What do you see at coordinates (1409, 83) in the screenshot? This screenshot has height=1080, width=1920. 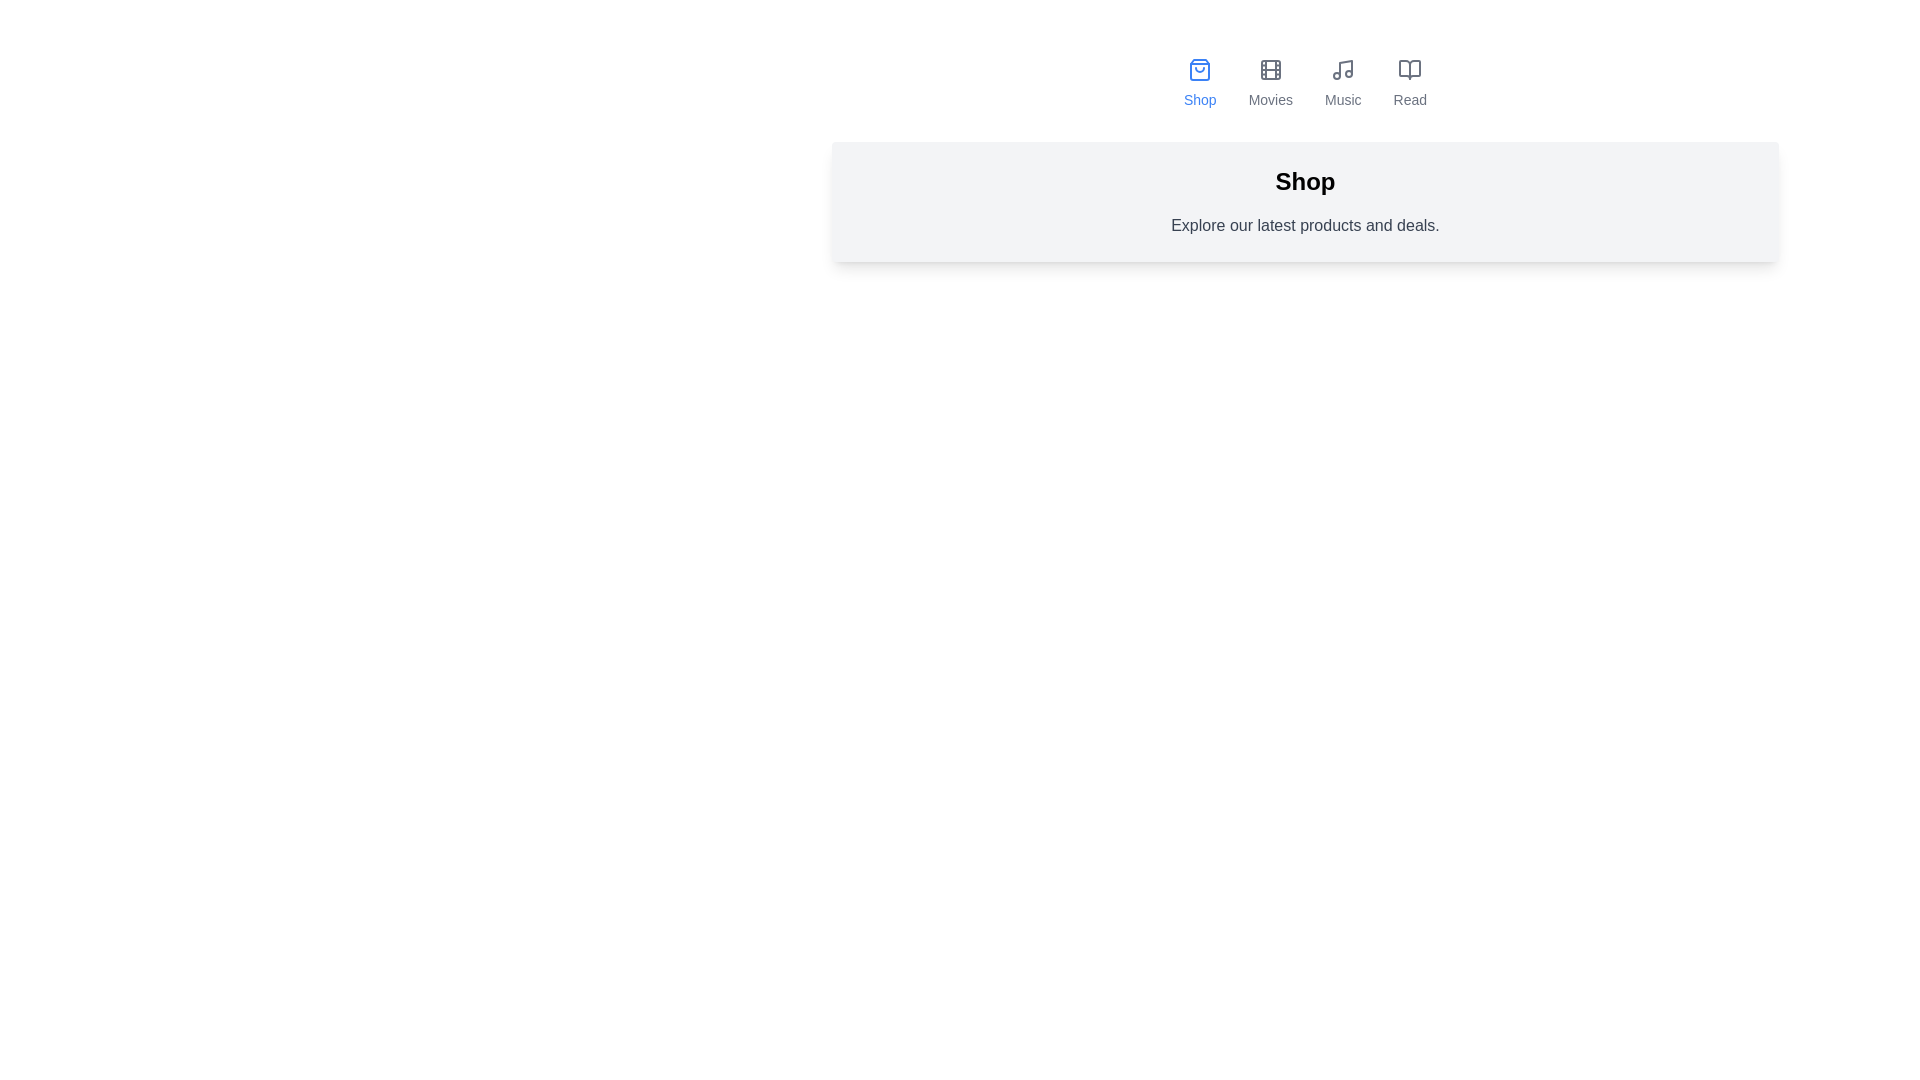 I see `the tab labeled Read to display its content` at bounding box center [1409, 83].